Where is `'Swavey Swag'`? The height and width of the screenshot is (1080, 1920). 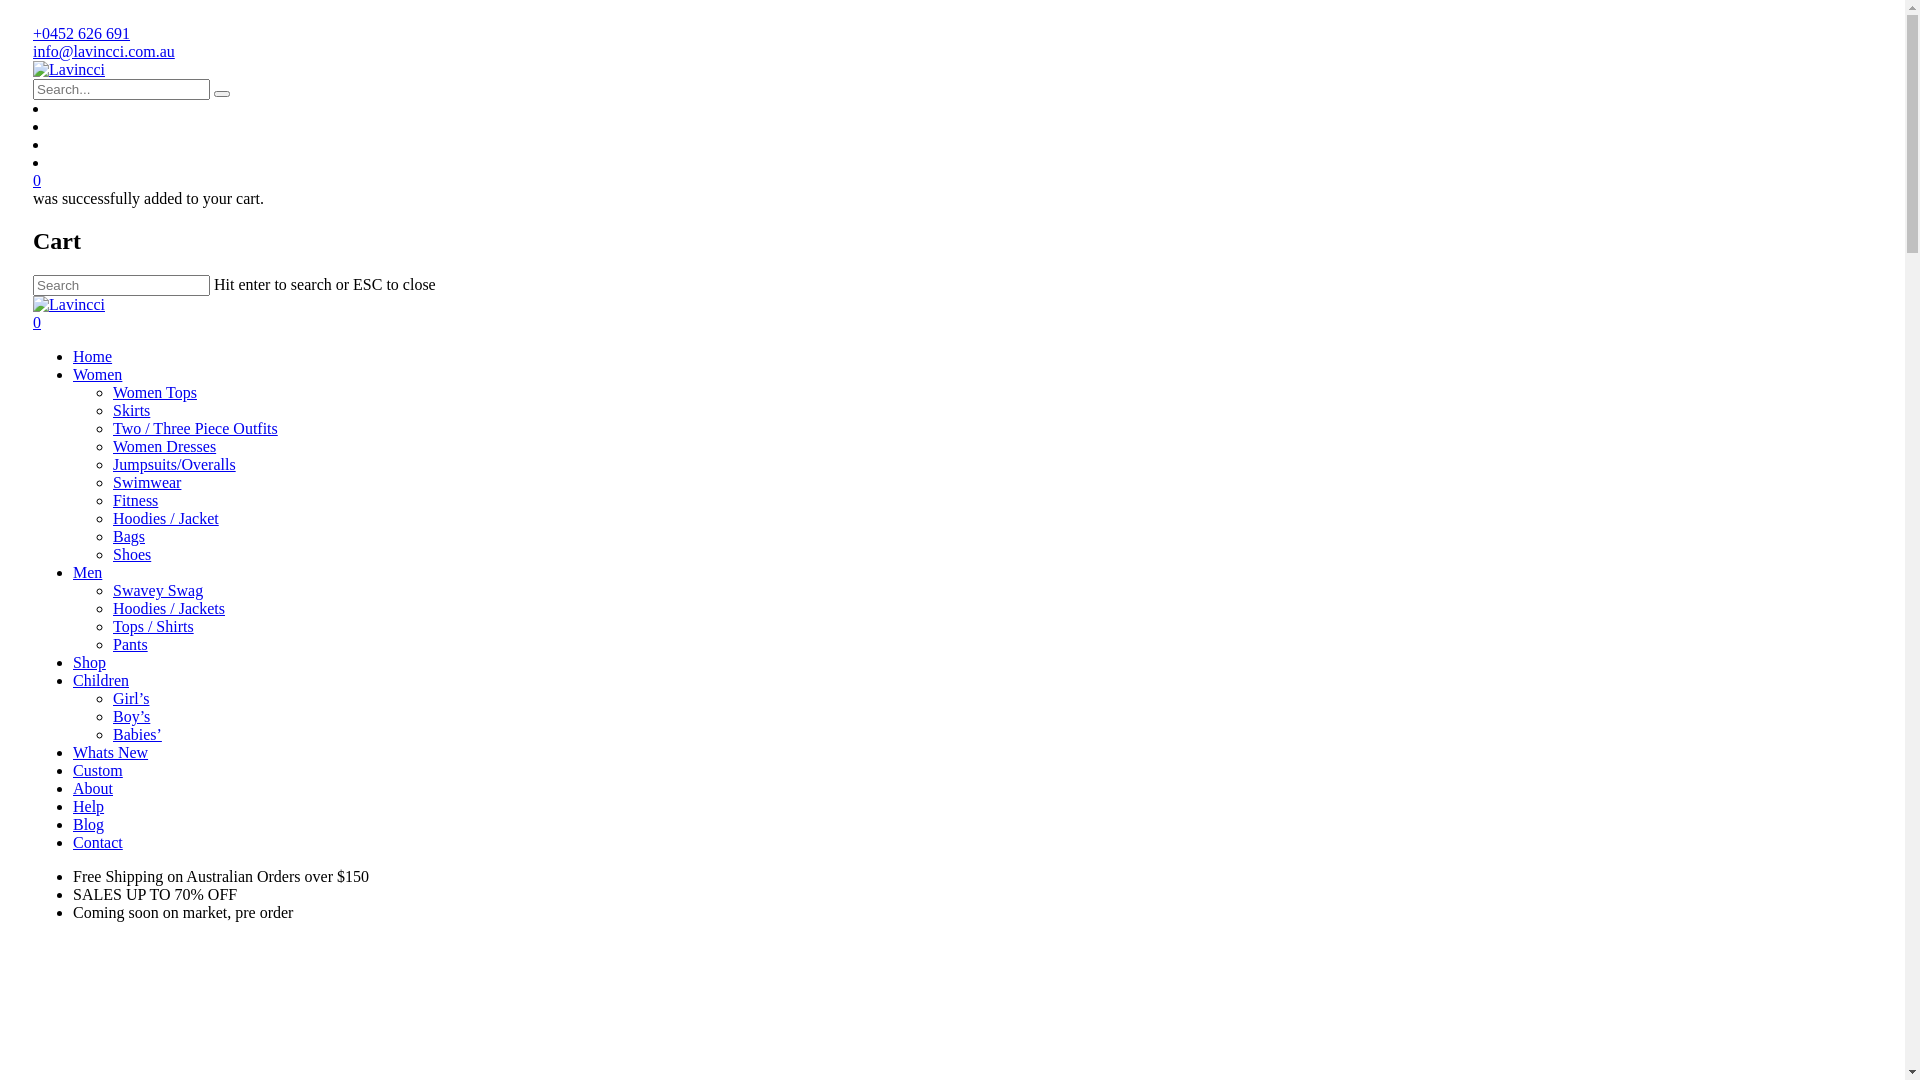
'Swavey Swag' is located at coordinates (157, 589).